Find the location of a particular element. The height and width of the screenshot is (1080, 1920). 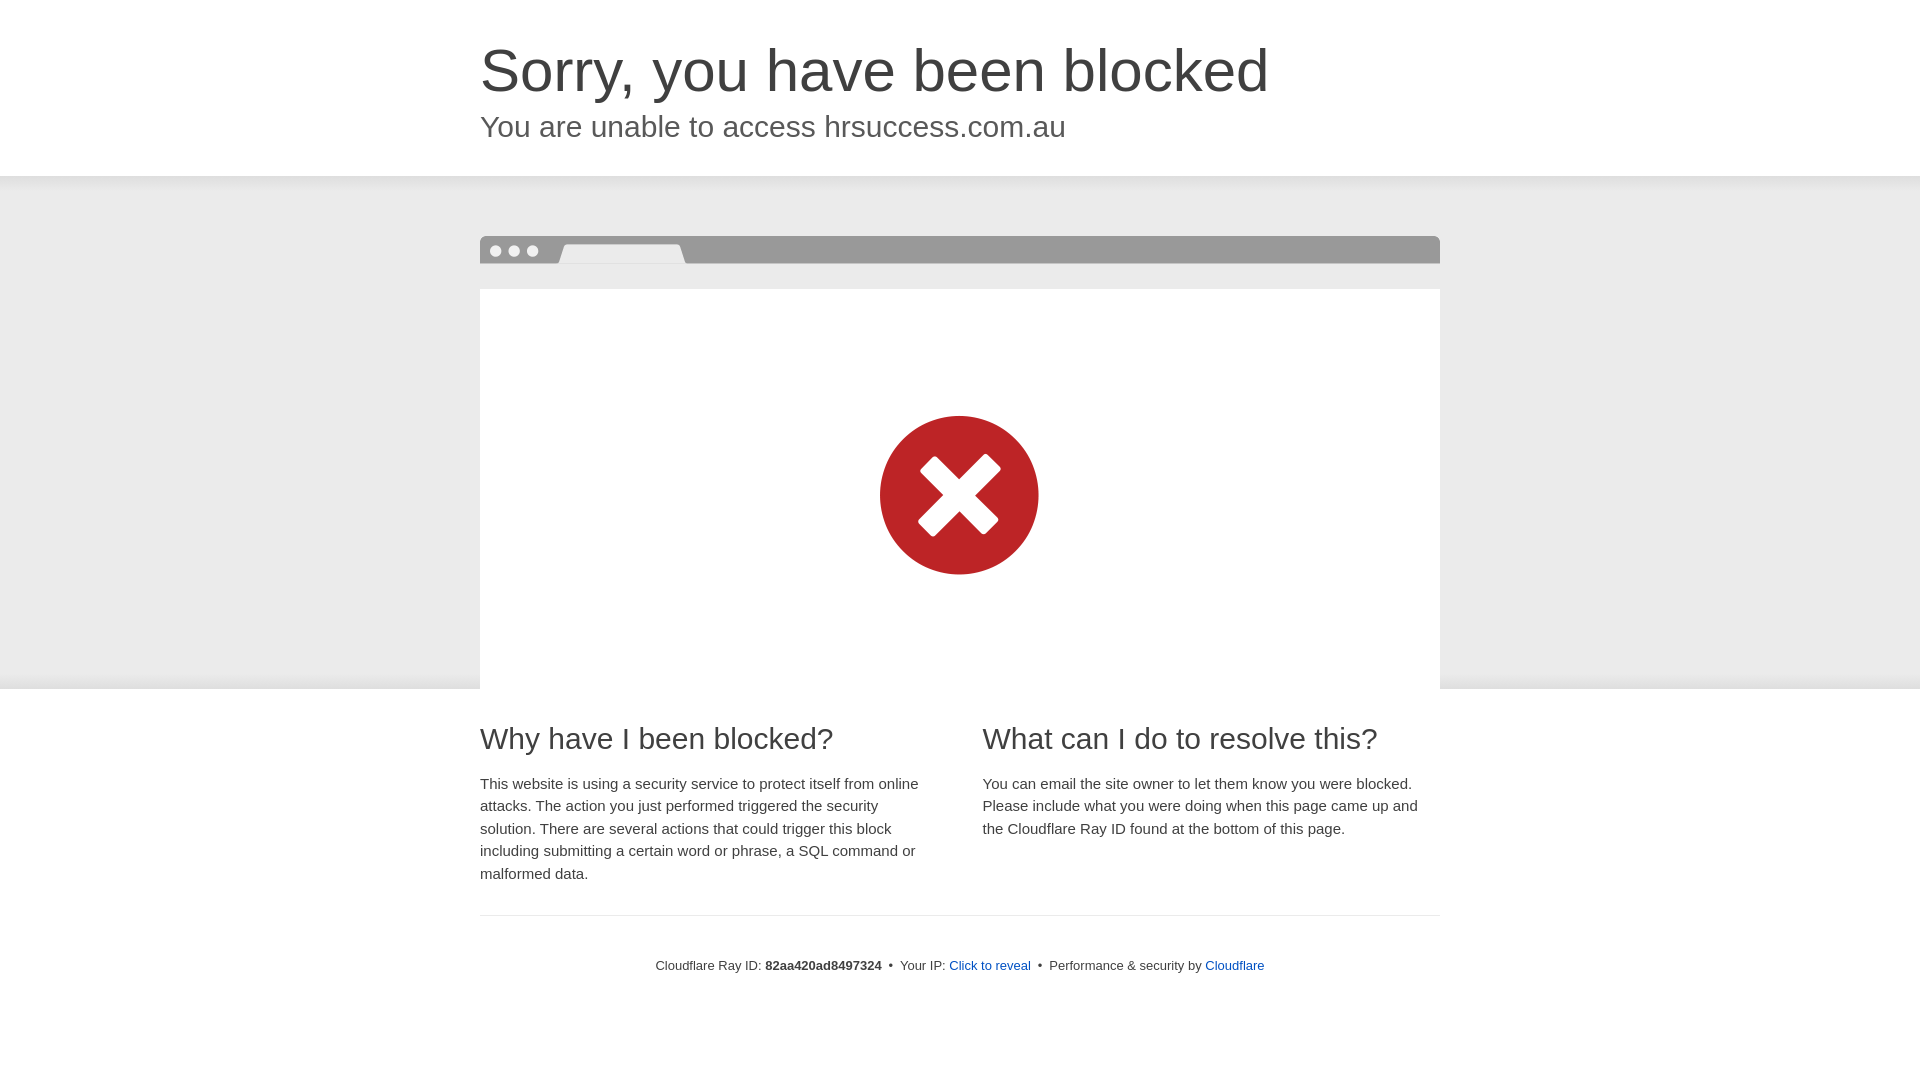

'Click to reveal' is located at coordinates (989, 964).